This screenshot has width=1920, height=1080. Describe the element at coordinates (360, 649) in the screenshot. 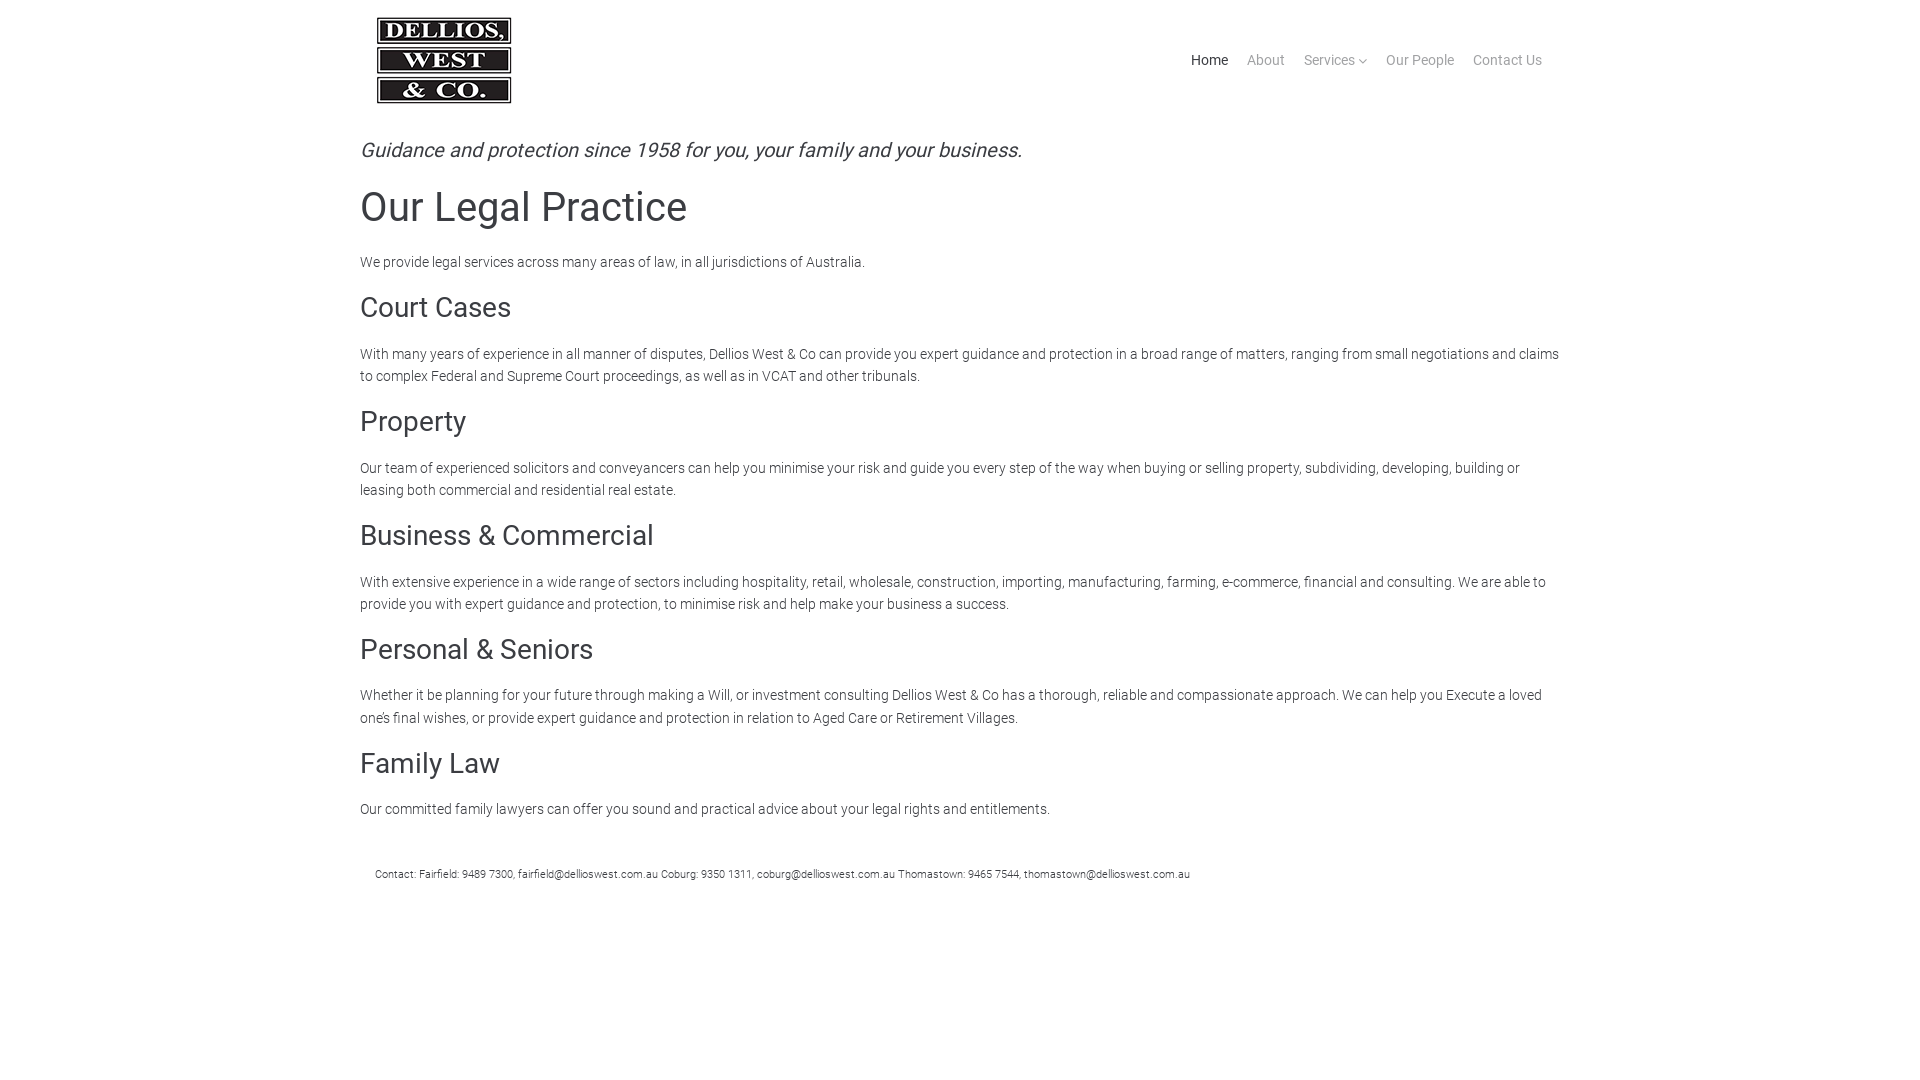

I see `'Personal & Seniors'` at that location.